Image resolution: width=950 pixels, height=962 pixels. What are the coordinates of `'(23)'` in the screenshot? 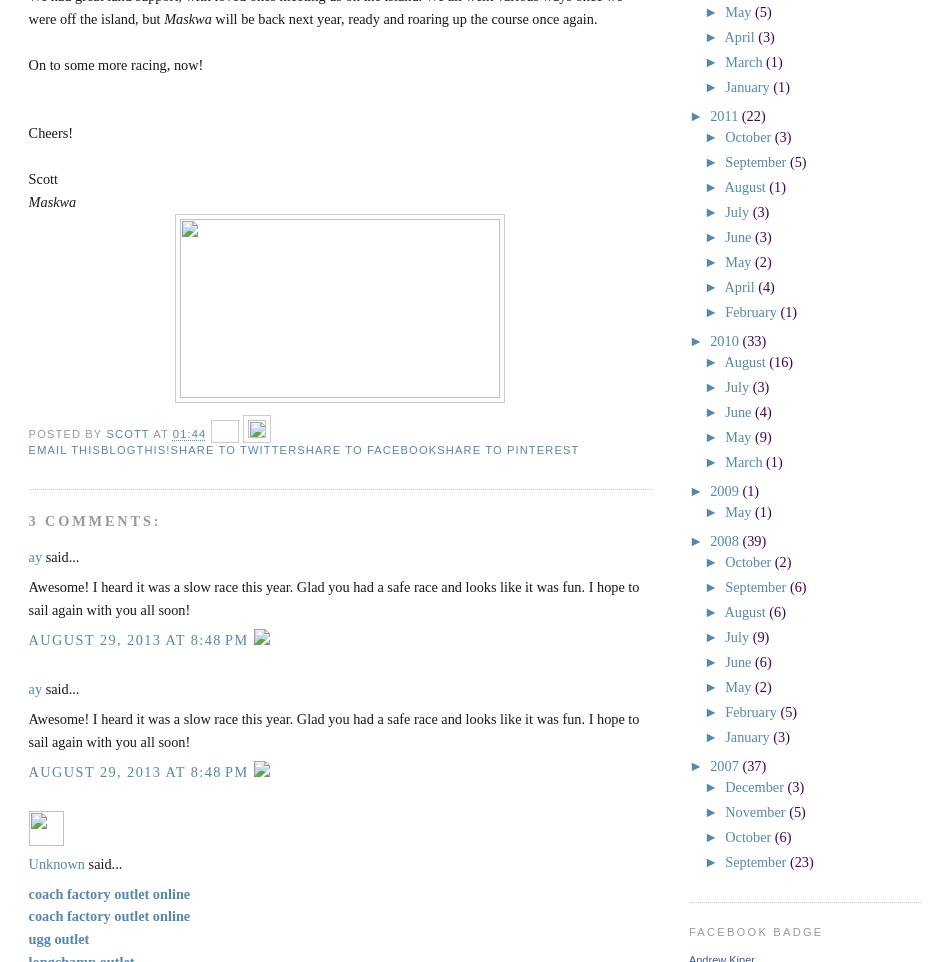 It's located at (800, 861).